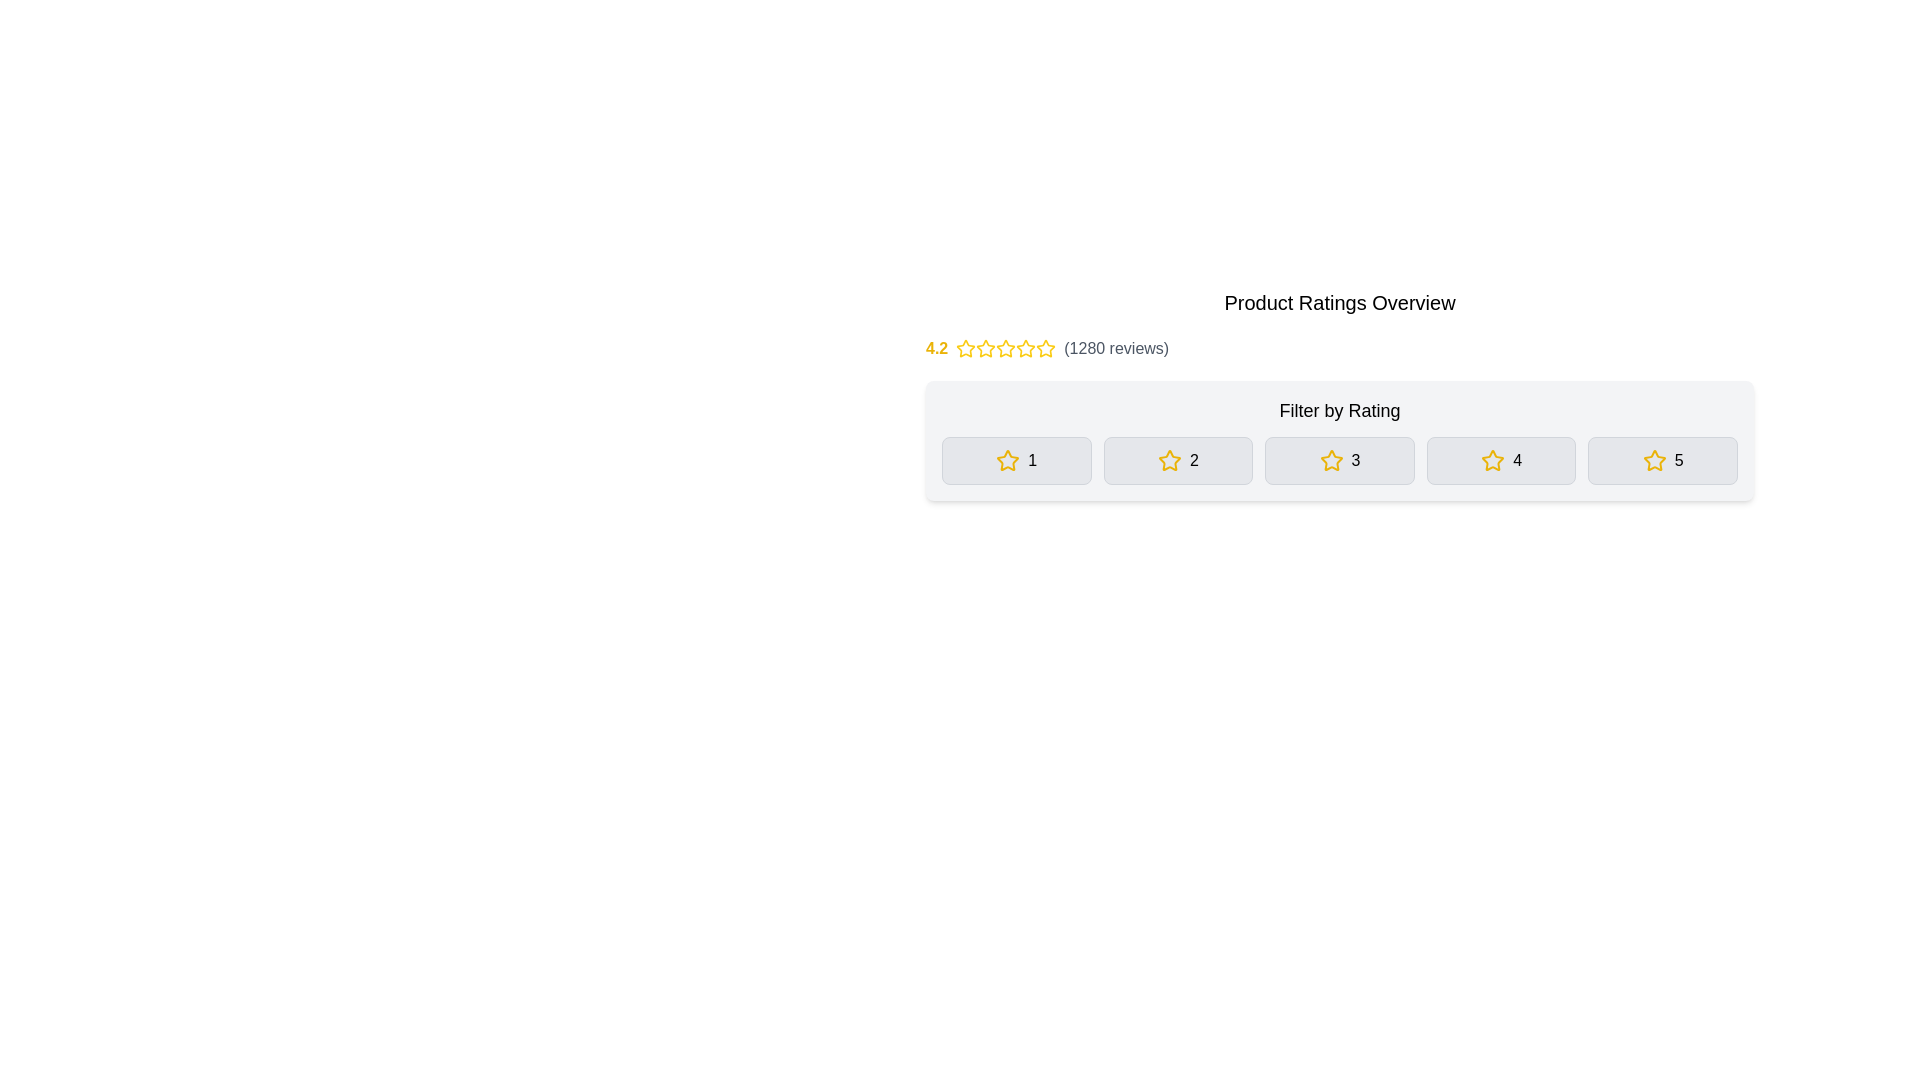 The width and height of the screenshot is (1920, 1080). What do you see at coordinates (1501, 461) in the screenshot?
I see `the button that filters content by selecting a rating of 4 stars, located in the fourth position of a horizontal sequence of five controls under the 'Filter by Rating' label` at bounding box center [1501, 461].